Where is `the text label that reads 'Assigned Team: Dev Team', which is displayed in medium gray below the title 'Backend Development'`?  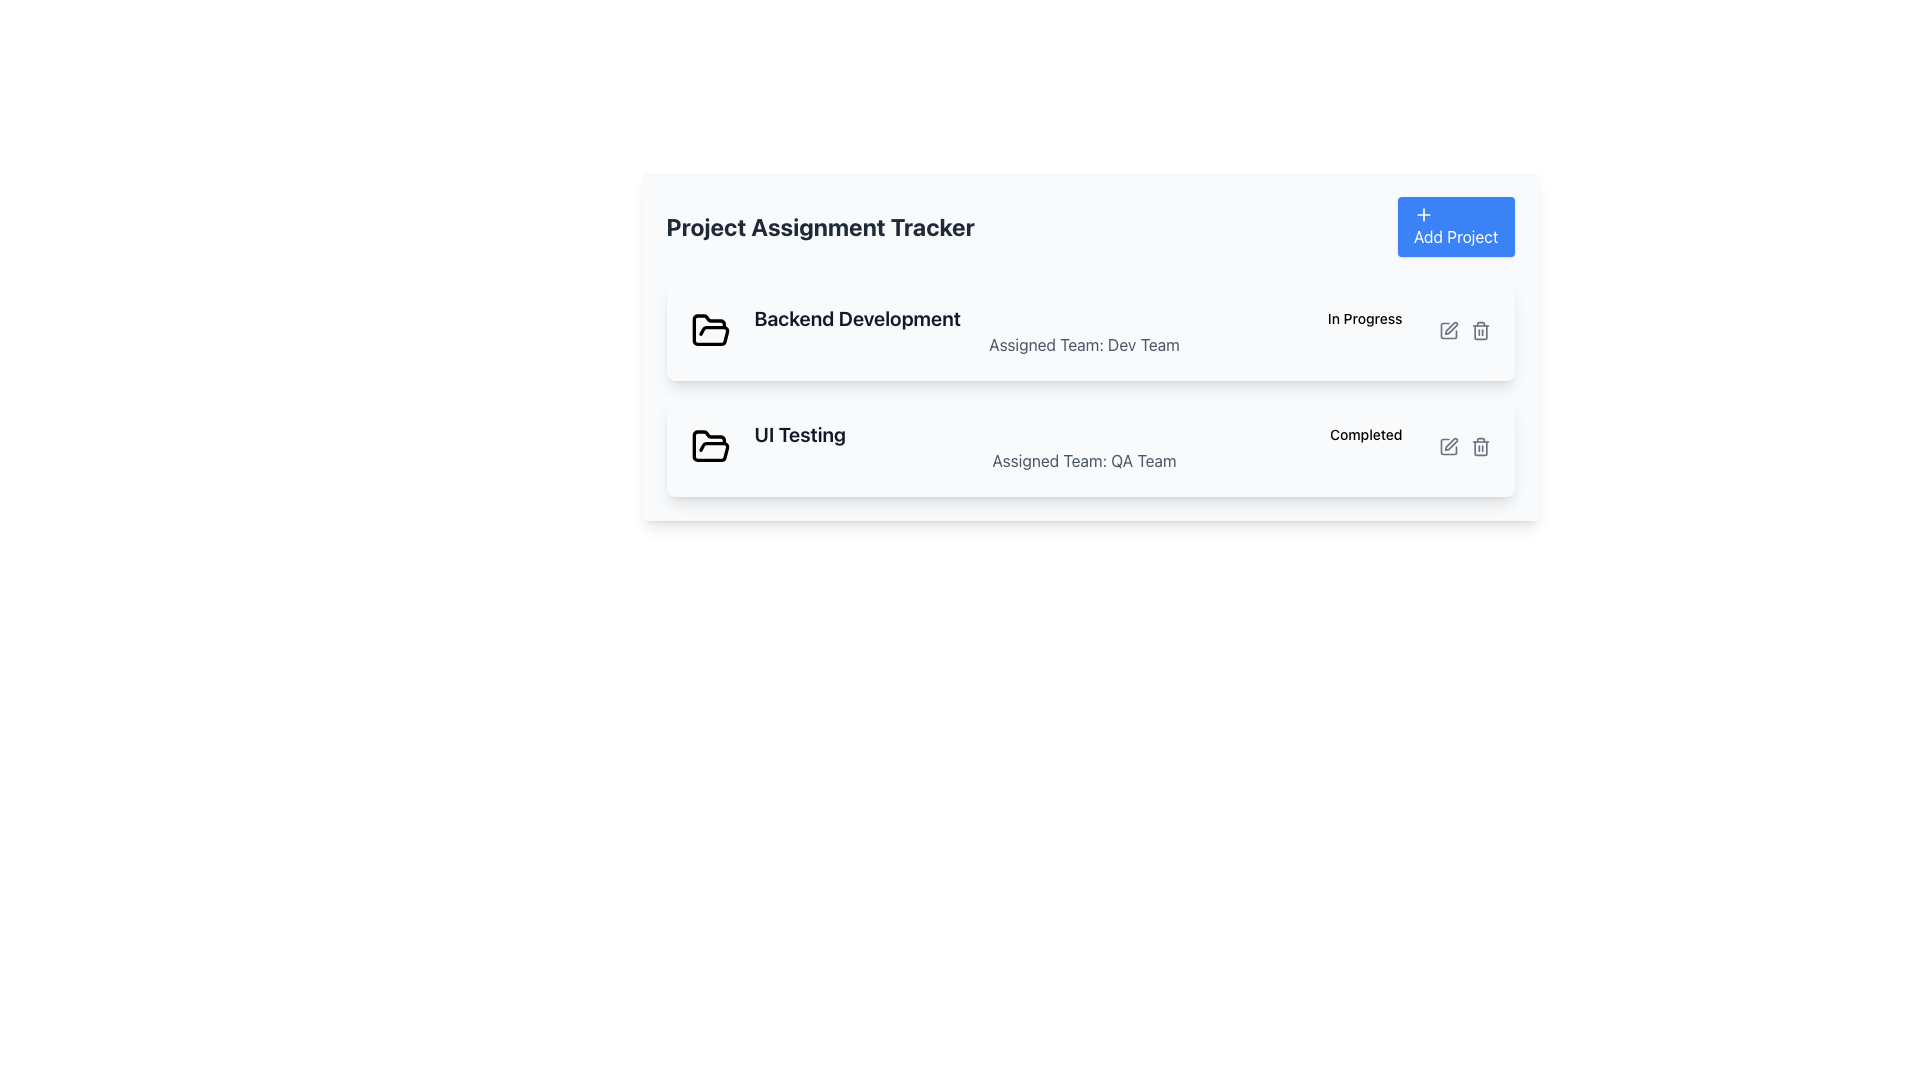 the text label that reads 'Assigned Team: Dev Team', which is displayed in medium gray below the title 'Backend Development' is located at coordinates (1083, 343).